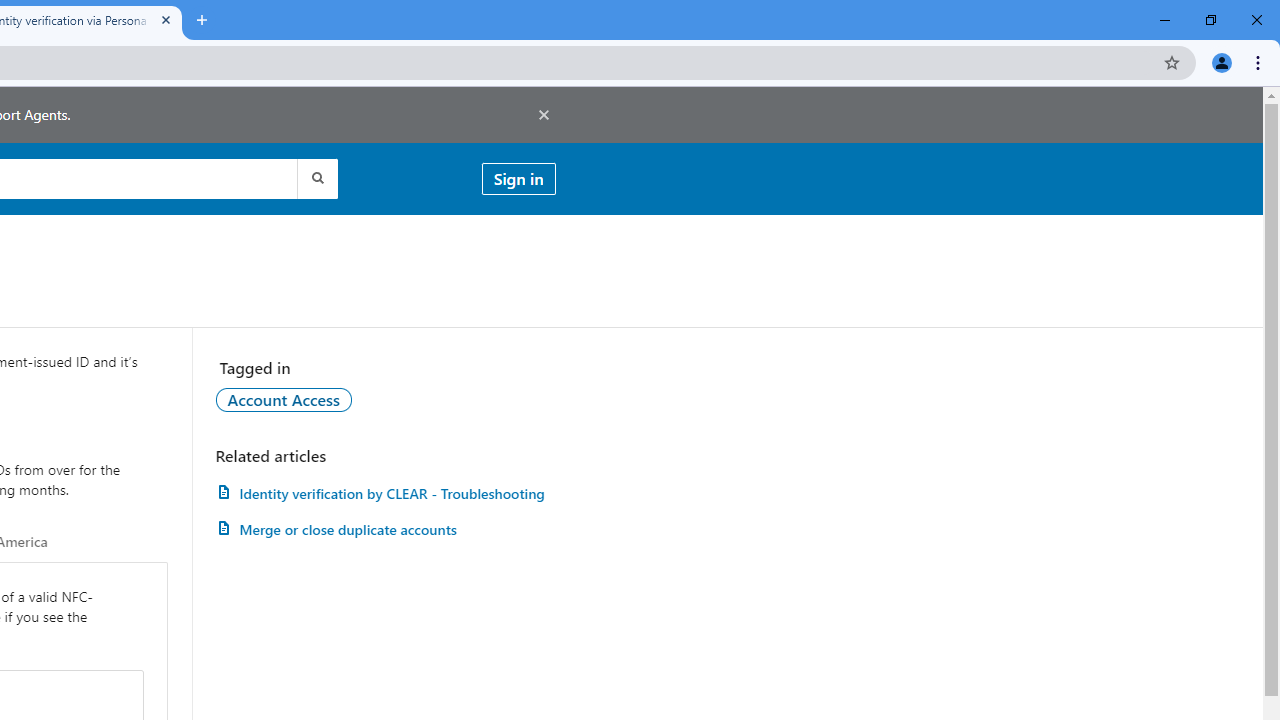 Image resolution: width=1280 pixels, height=720 pixels. What do you see at coordinates (282, 399) in the screenshot?
I see `'AutomationID: topic-link-a151002'` at bounding box center [282, 399].